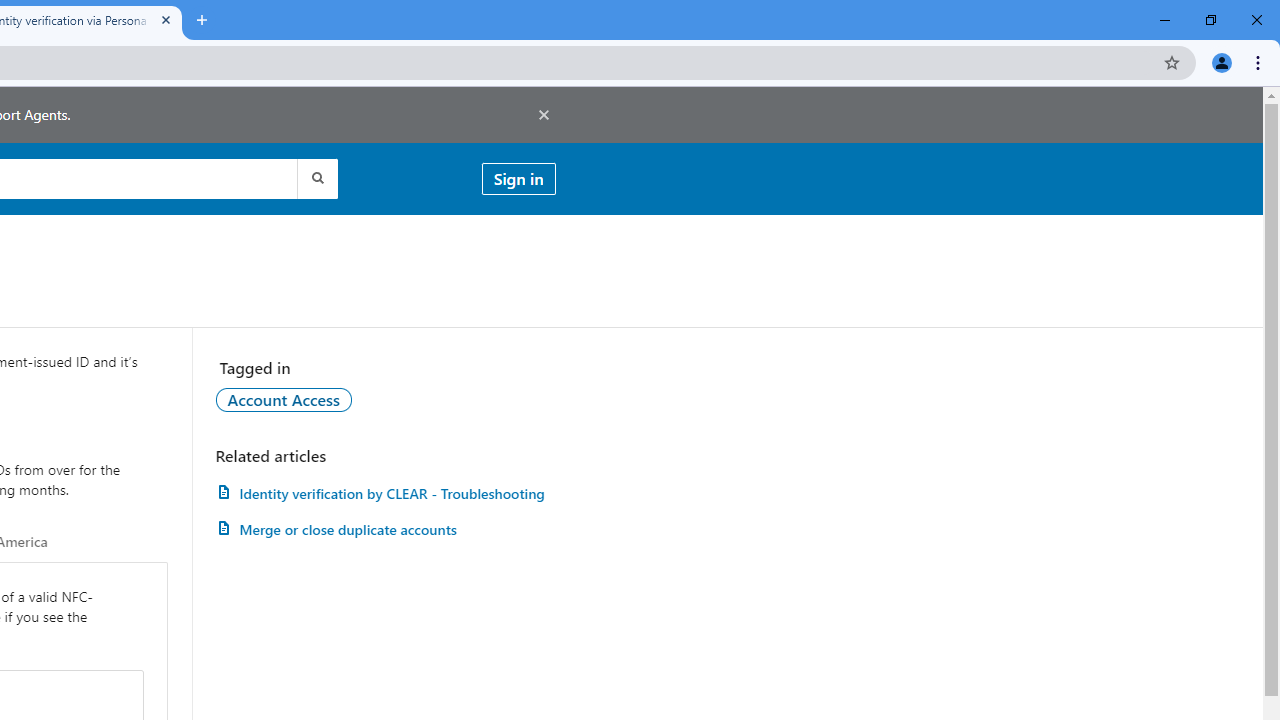 Image resolution: width=1280 pixels, height=720 pixels. What do you see at coordinates (282, 399) in the screenshot?
I see `'AutomationID: topic-link-a151002'` at bounding box center [282, 399].